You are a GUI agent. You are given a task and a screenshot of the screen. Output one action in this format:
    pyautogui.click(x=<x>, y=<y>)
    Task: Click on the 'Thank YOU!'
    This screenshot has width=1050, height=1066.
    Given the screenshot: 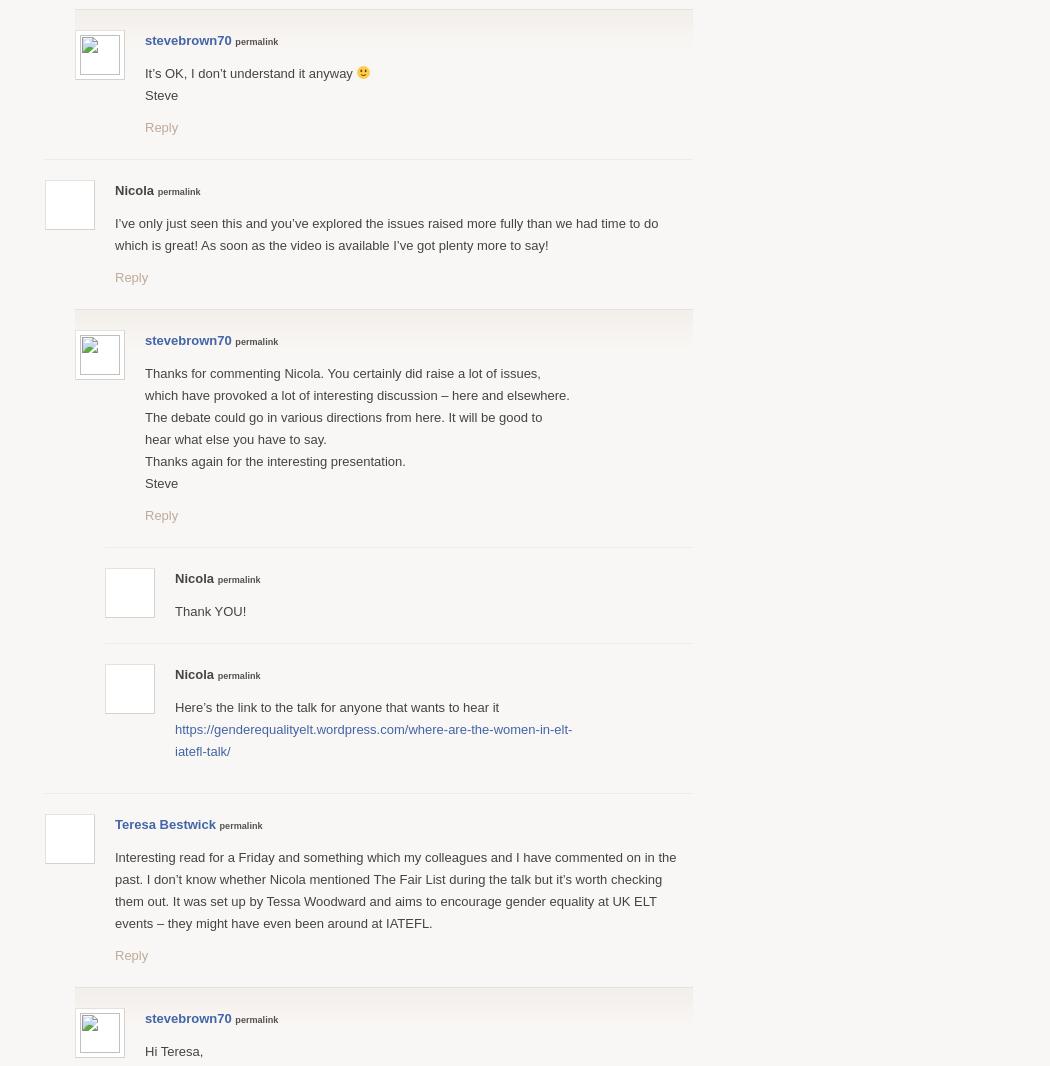 What is the action you would take?
    pyautogui.click(x=209, y=609)
    